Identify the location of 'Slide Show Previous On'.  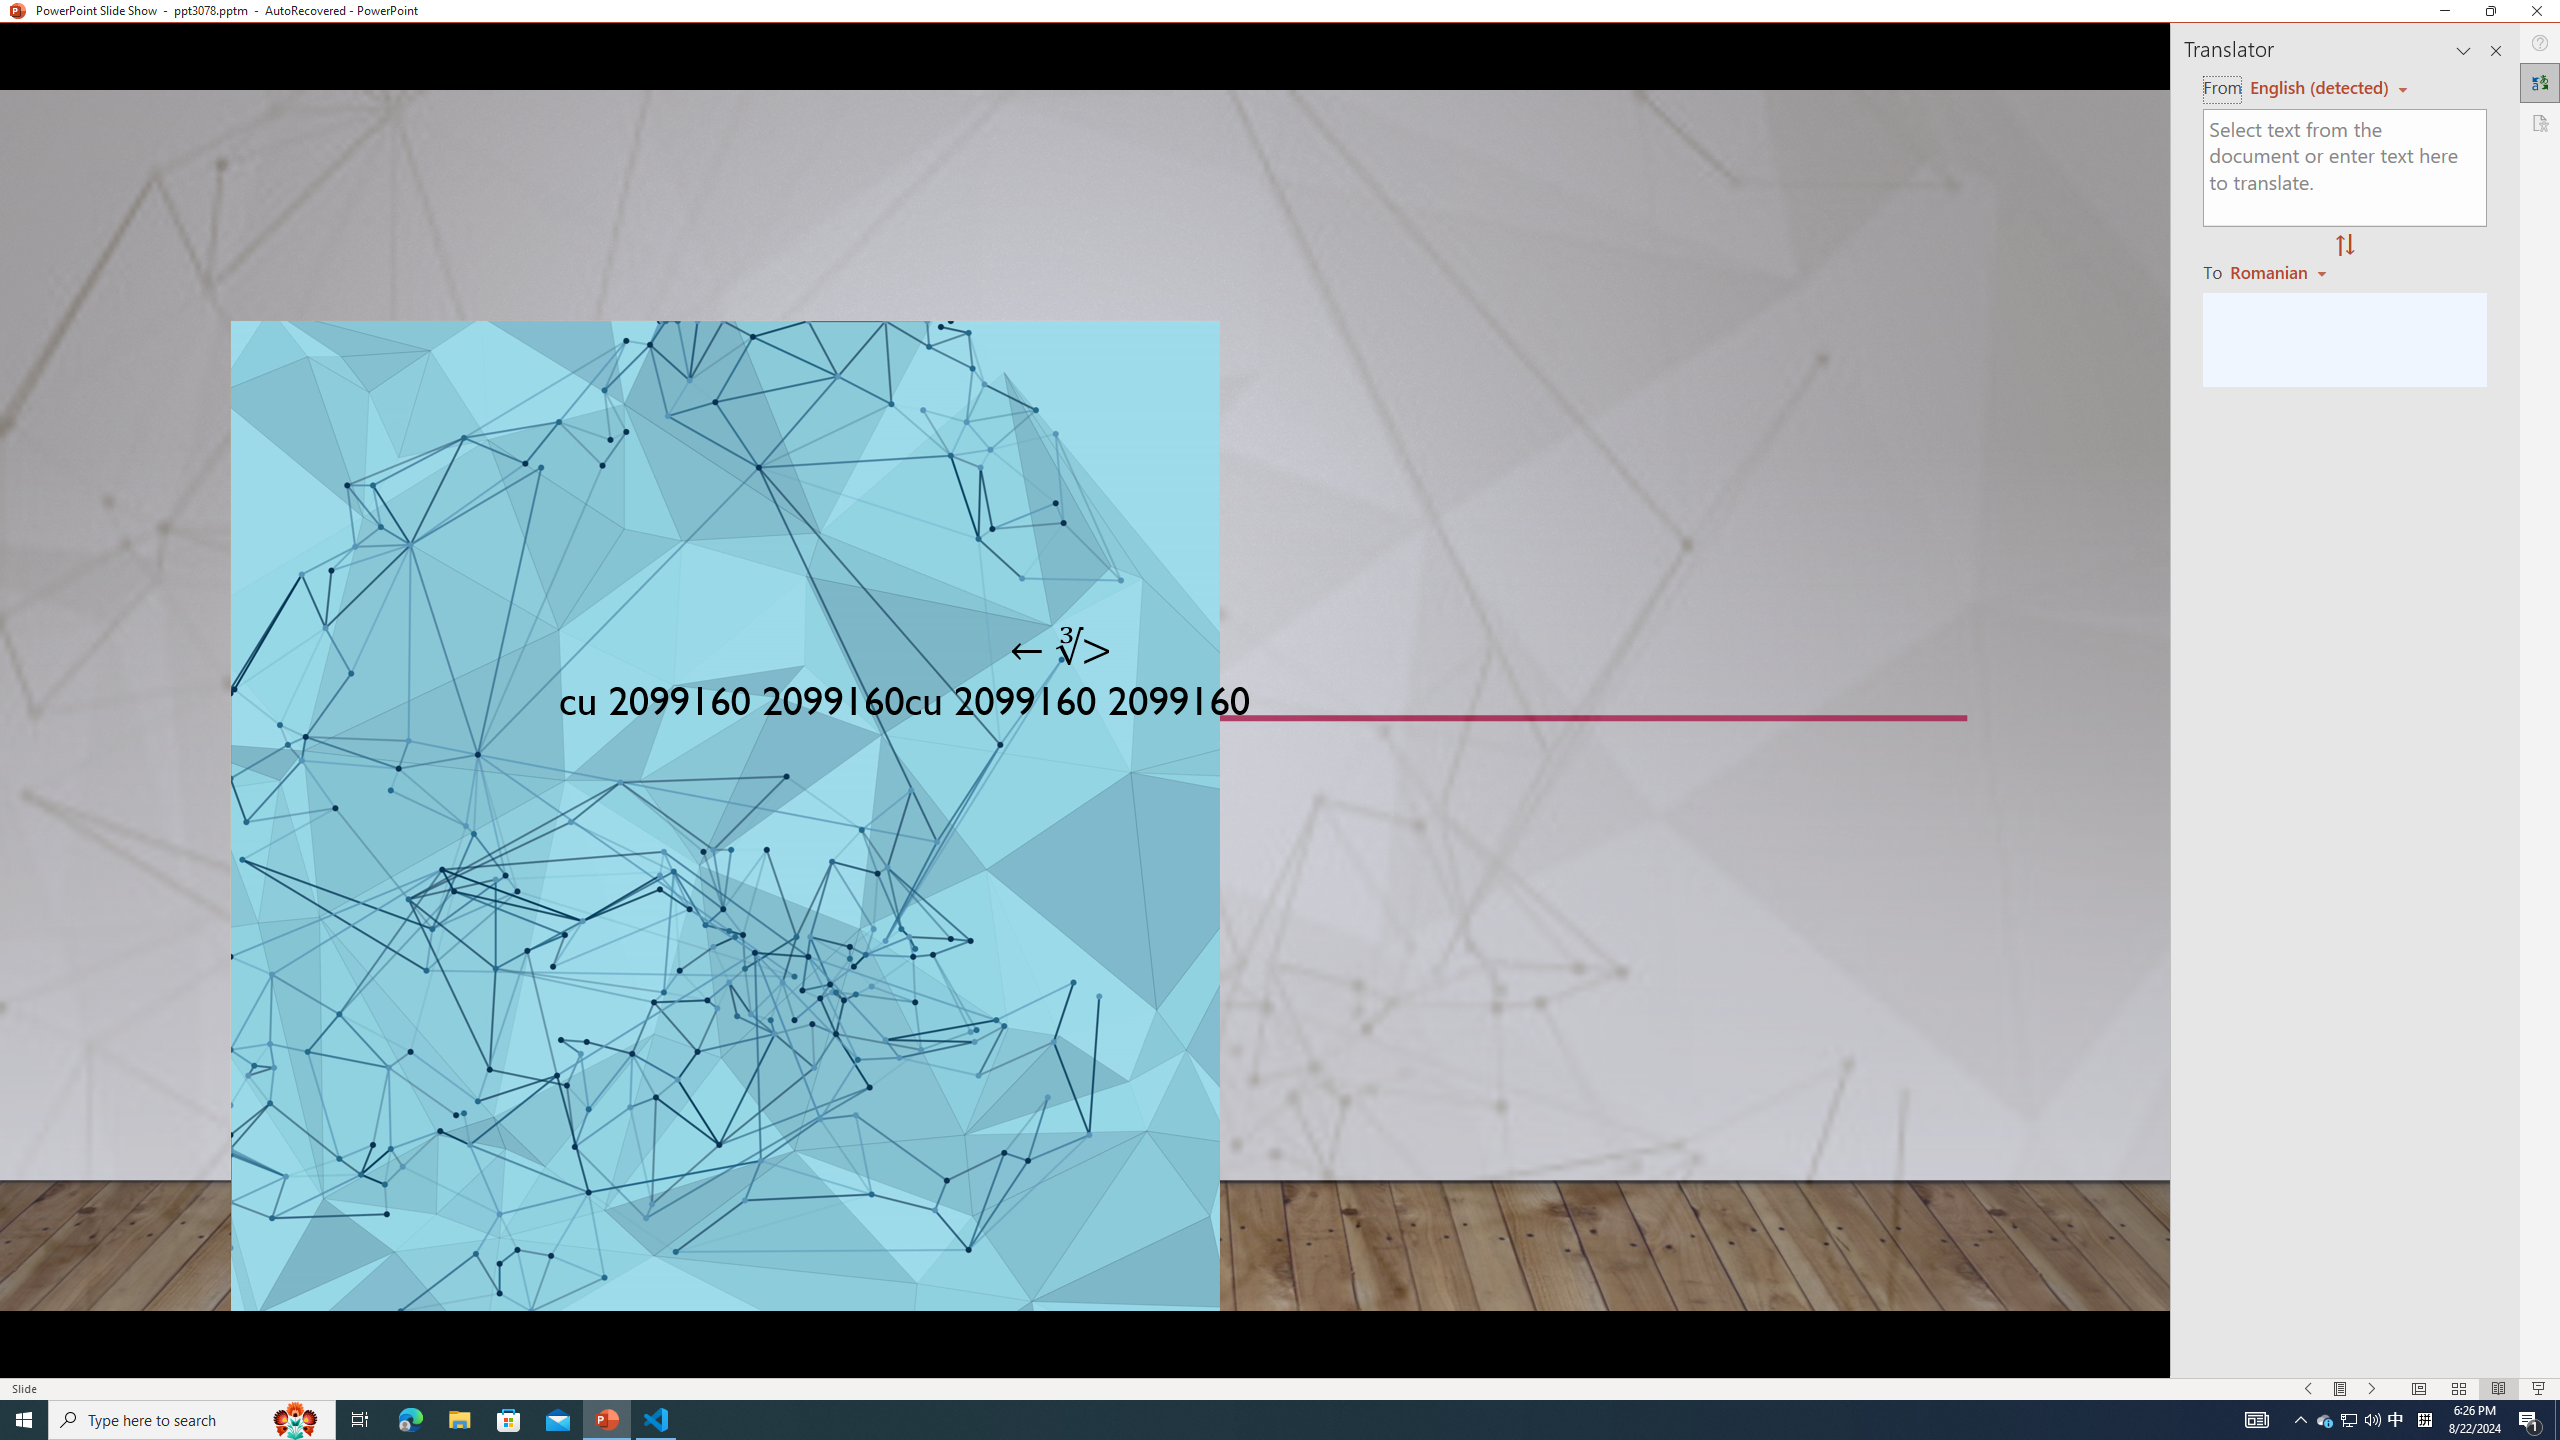
(2308, 1389).